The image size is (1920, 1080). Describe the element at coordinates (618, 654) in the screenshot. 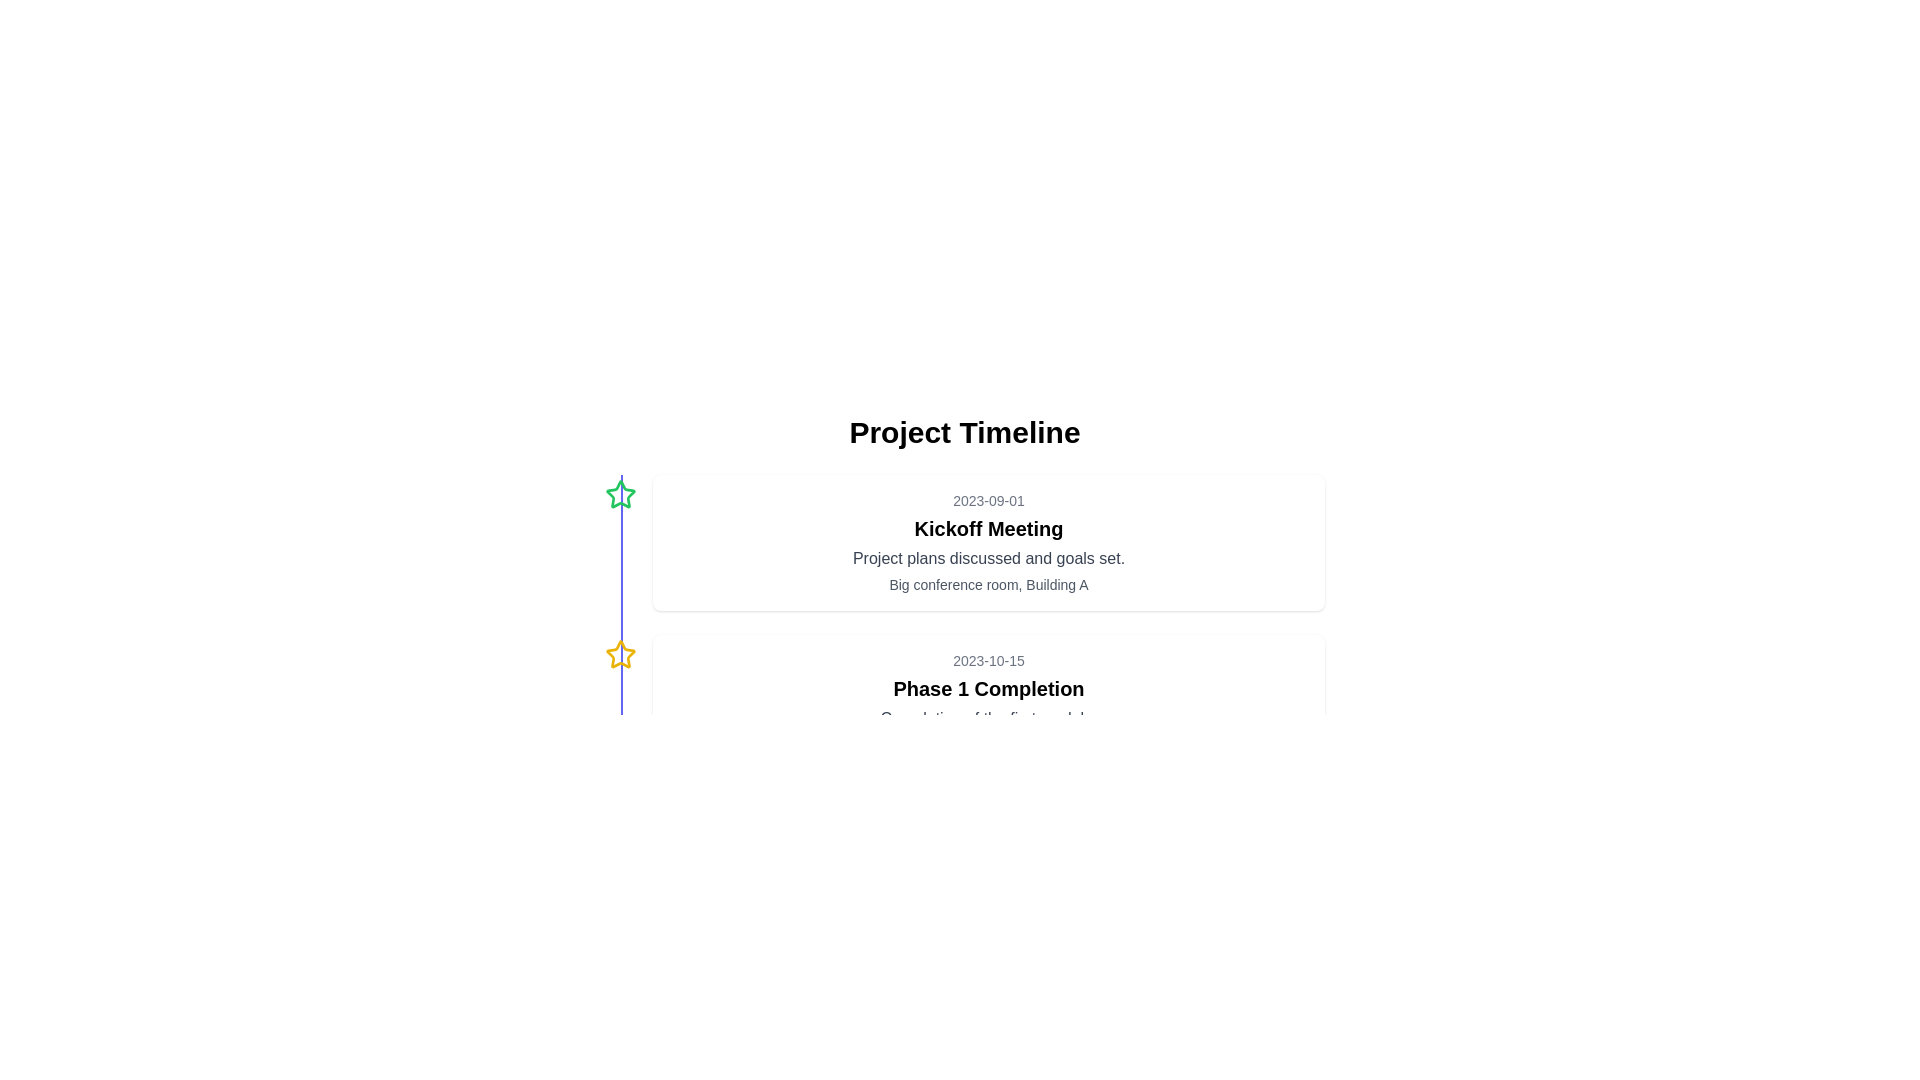

I see `the bold yellow five-pointed star icon that is hollow and outlined in yellow, located adjacent to the timeline marker and closely associated with the second timeline event description` at that location.